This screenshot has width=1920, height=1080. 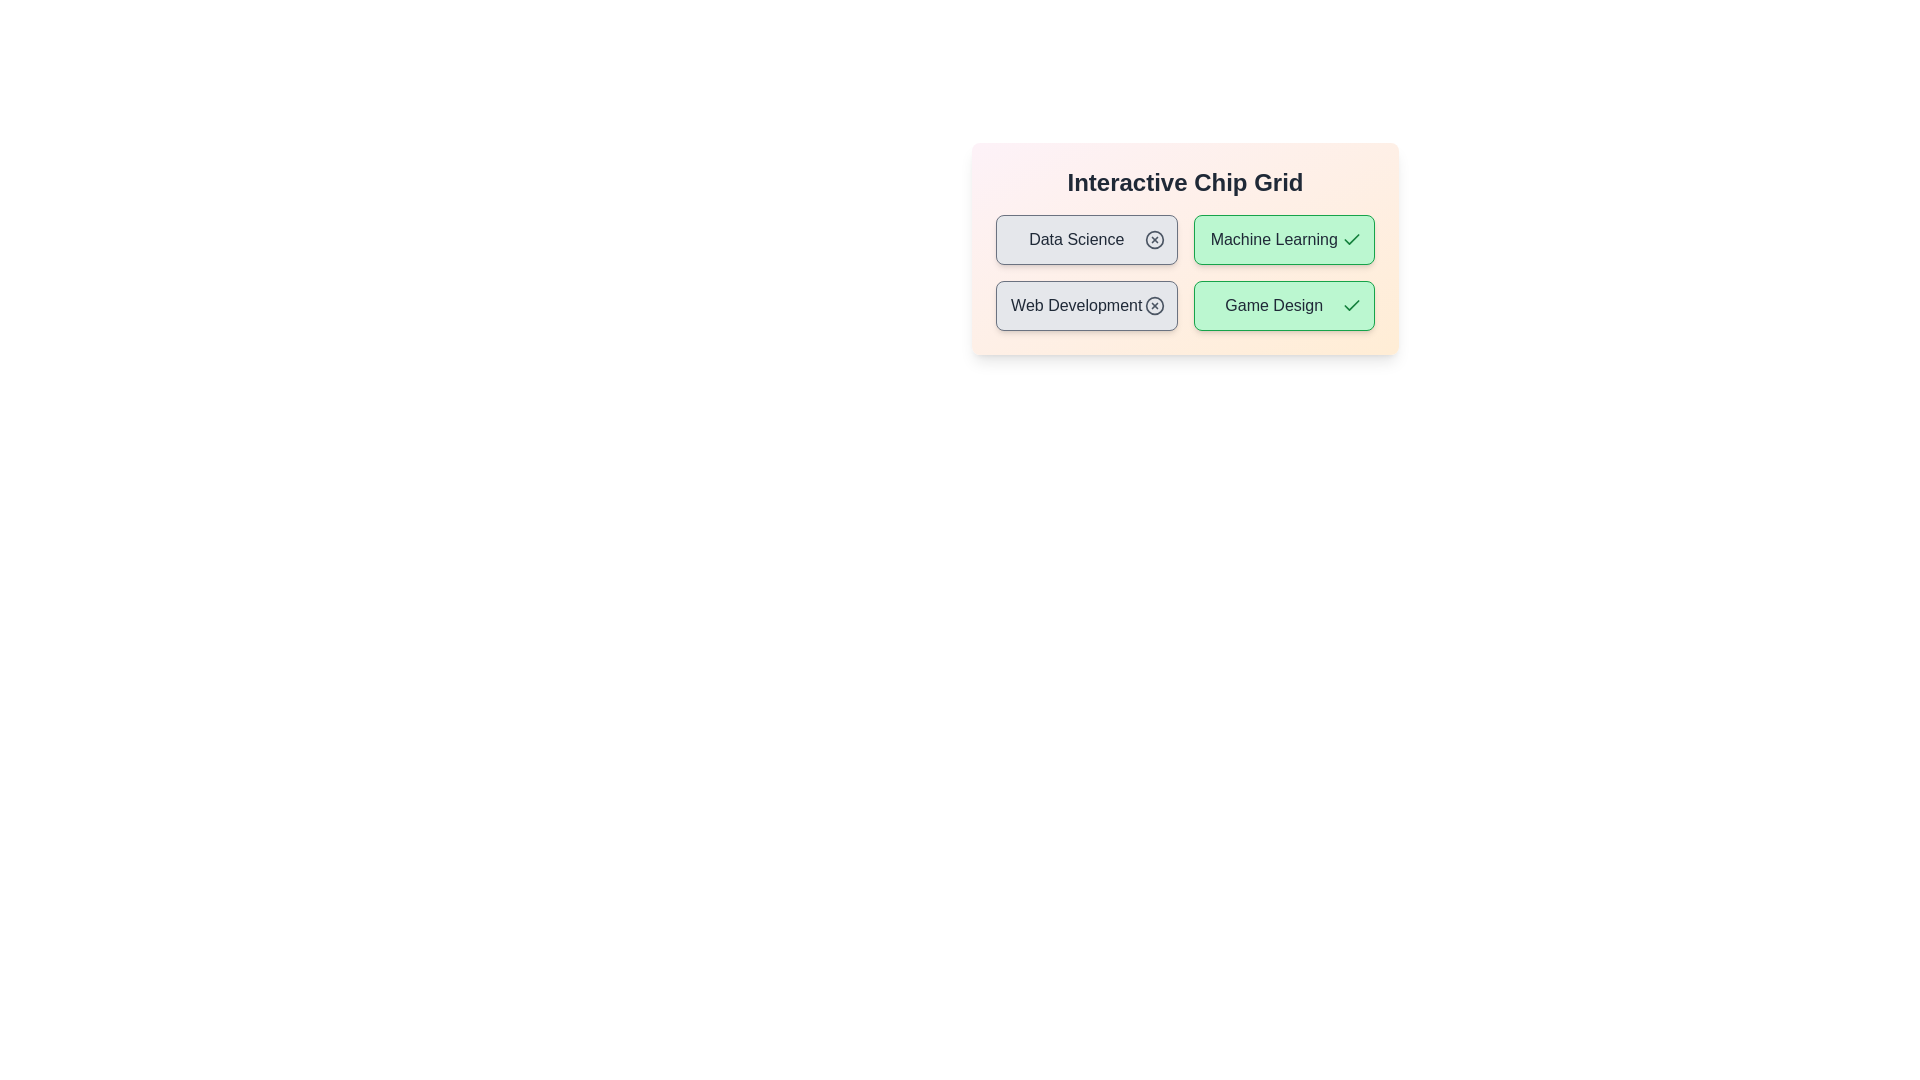 What do you see at coordinates (1085, 305) in the screenshot?
I see `the chip labeled Web Development to toggle its activation state` at bounding box center [1085, 305].